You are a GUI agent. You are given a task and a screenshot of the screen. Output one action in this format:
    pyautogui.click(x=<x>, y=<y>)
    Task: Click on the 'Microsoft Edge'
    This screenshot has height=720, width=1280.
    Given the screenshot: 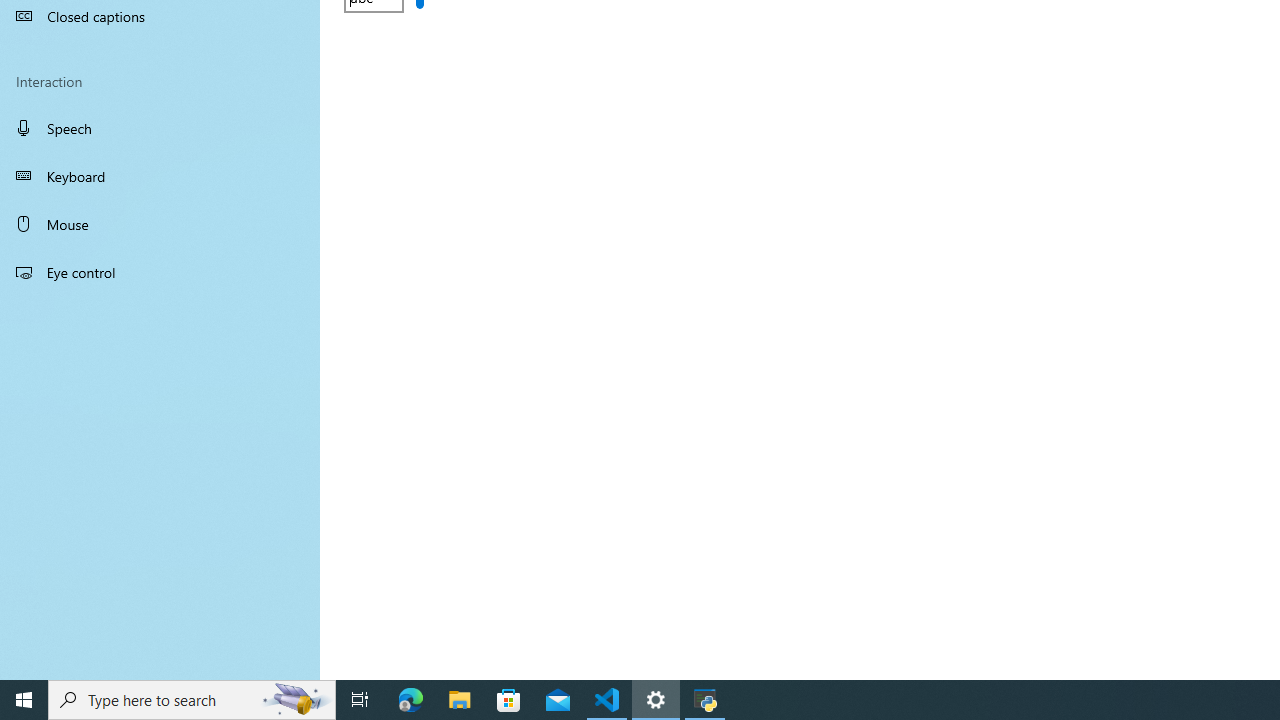 What is the action you would take?
    pyautogui.click(x=410, y=698)
    